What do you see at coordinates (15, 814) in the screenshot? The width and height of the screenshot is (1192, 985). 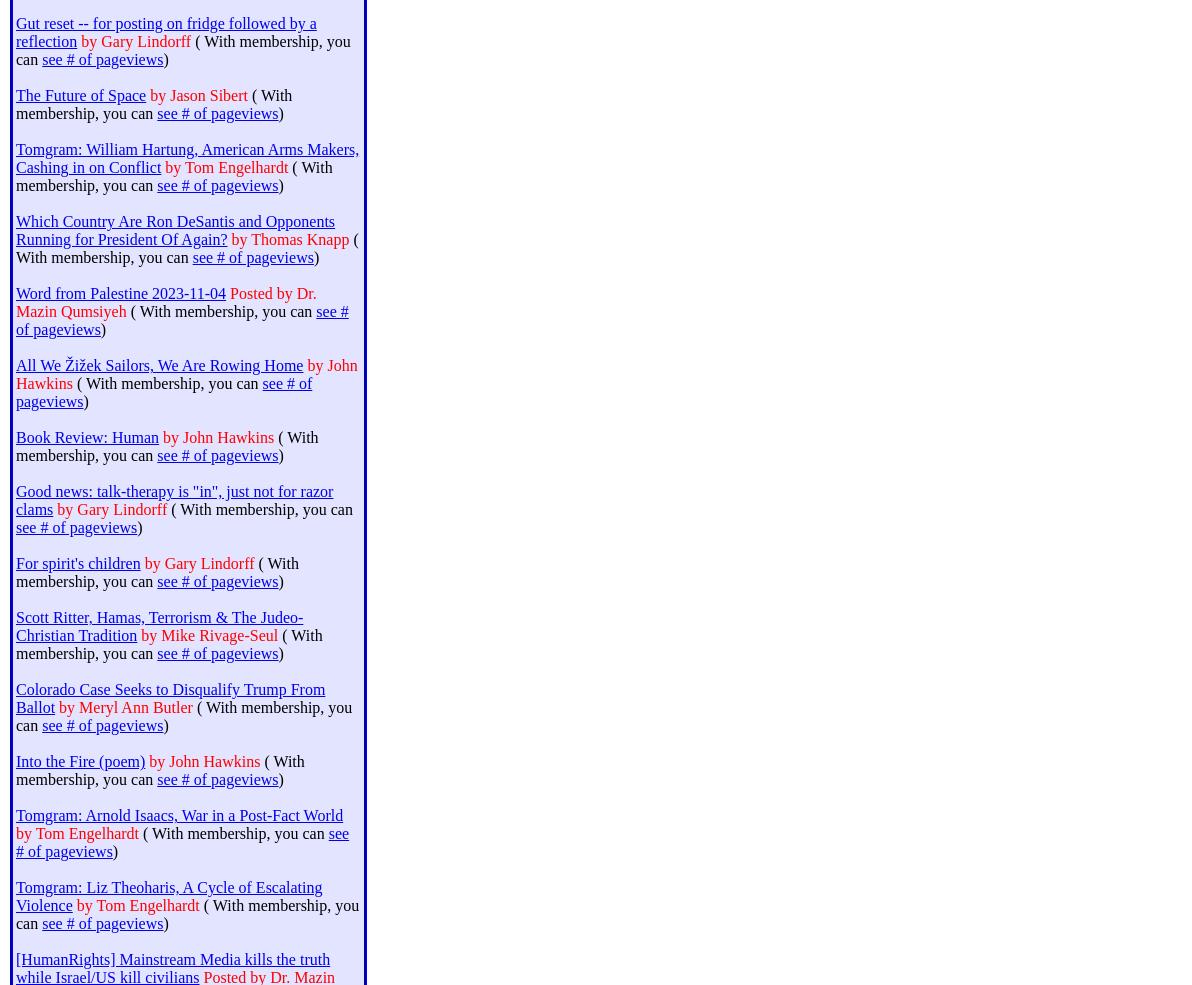 I see `'Tomgram: Arnold Isaacs, War in a Post-Fact World'` at bounding box center [15, 814].